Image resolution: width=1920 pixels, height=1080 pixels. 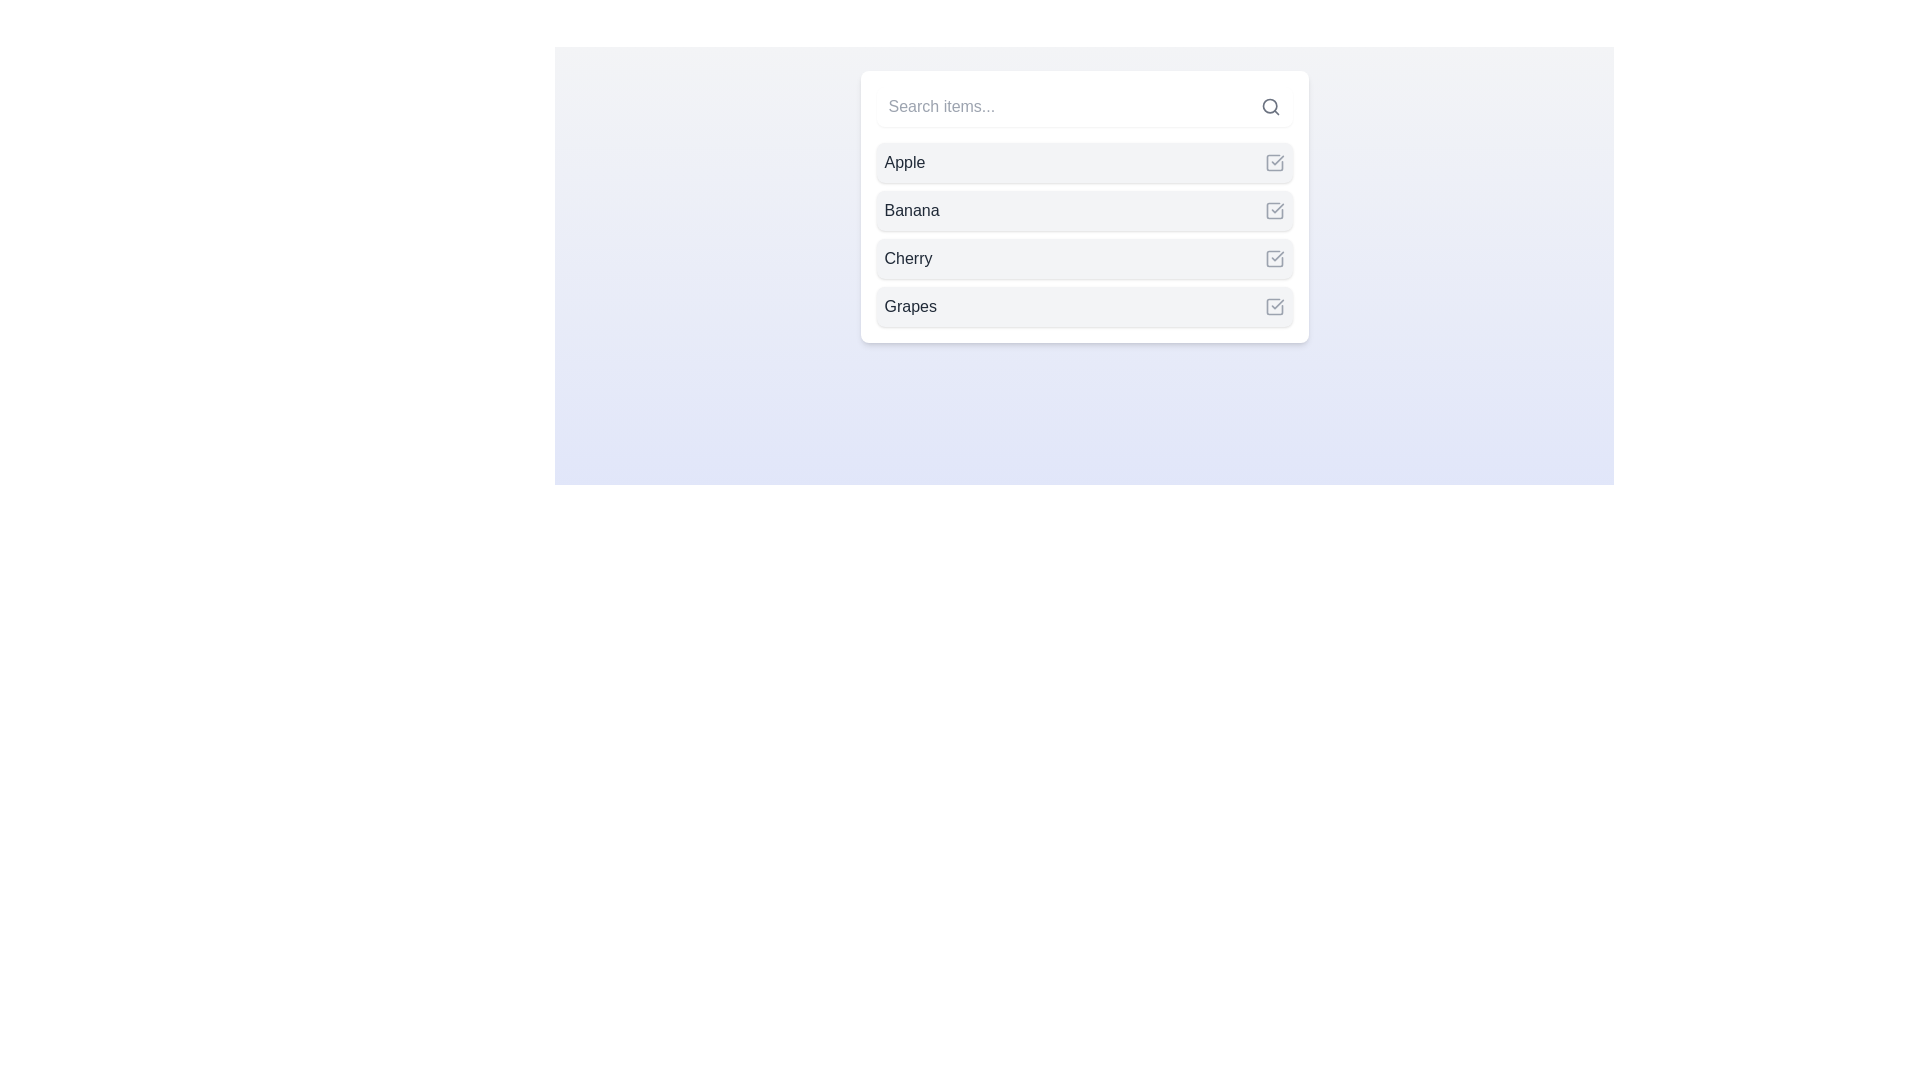 What do you see at coordinates (1083, 307) in the screenshot?
I see `the fourth item in the selectable list labeled 'Grapes'` at bounding box center [1083, 307].